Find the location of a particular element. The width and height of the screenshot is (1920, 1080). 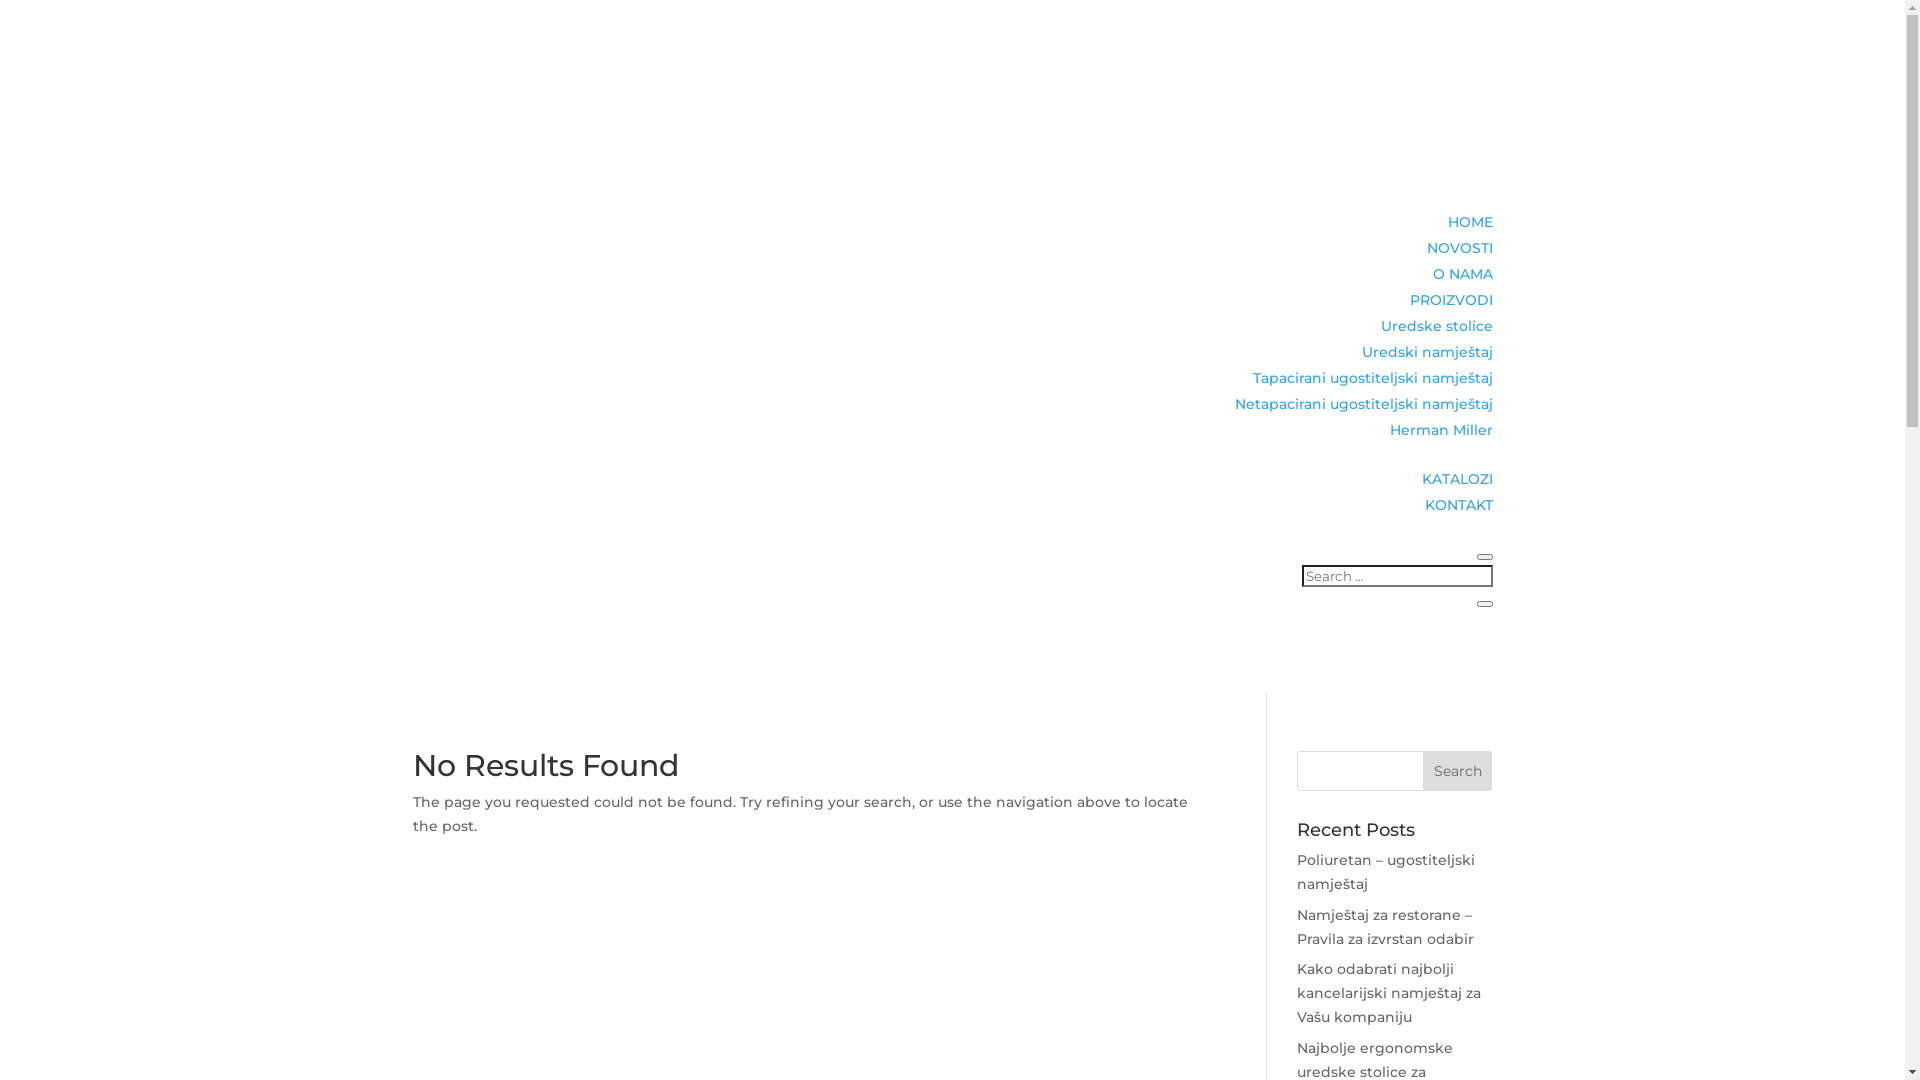

'KONTAKT' is located at coordinates (1458, 504).